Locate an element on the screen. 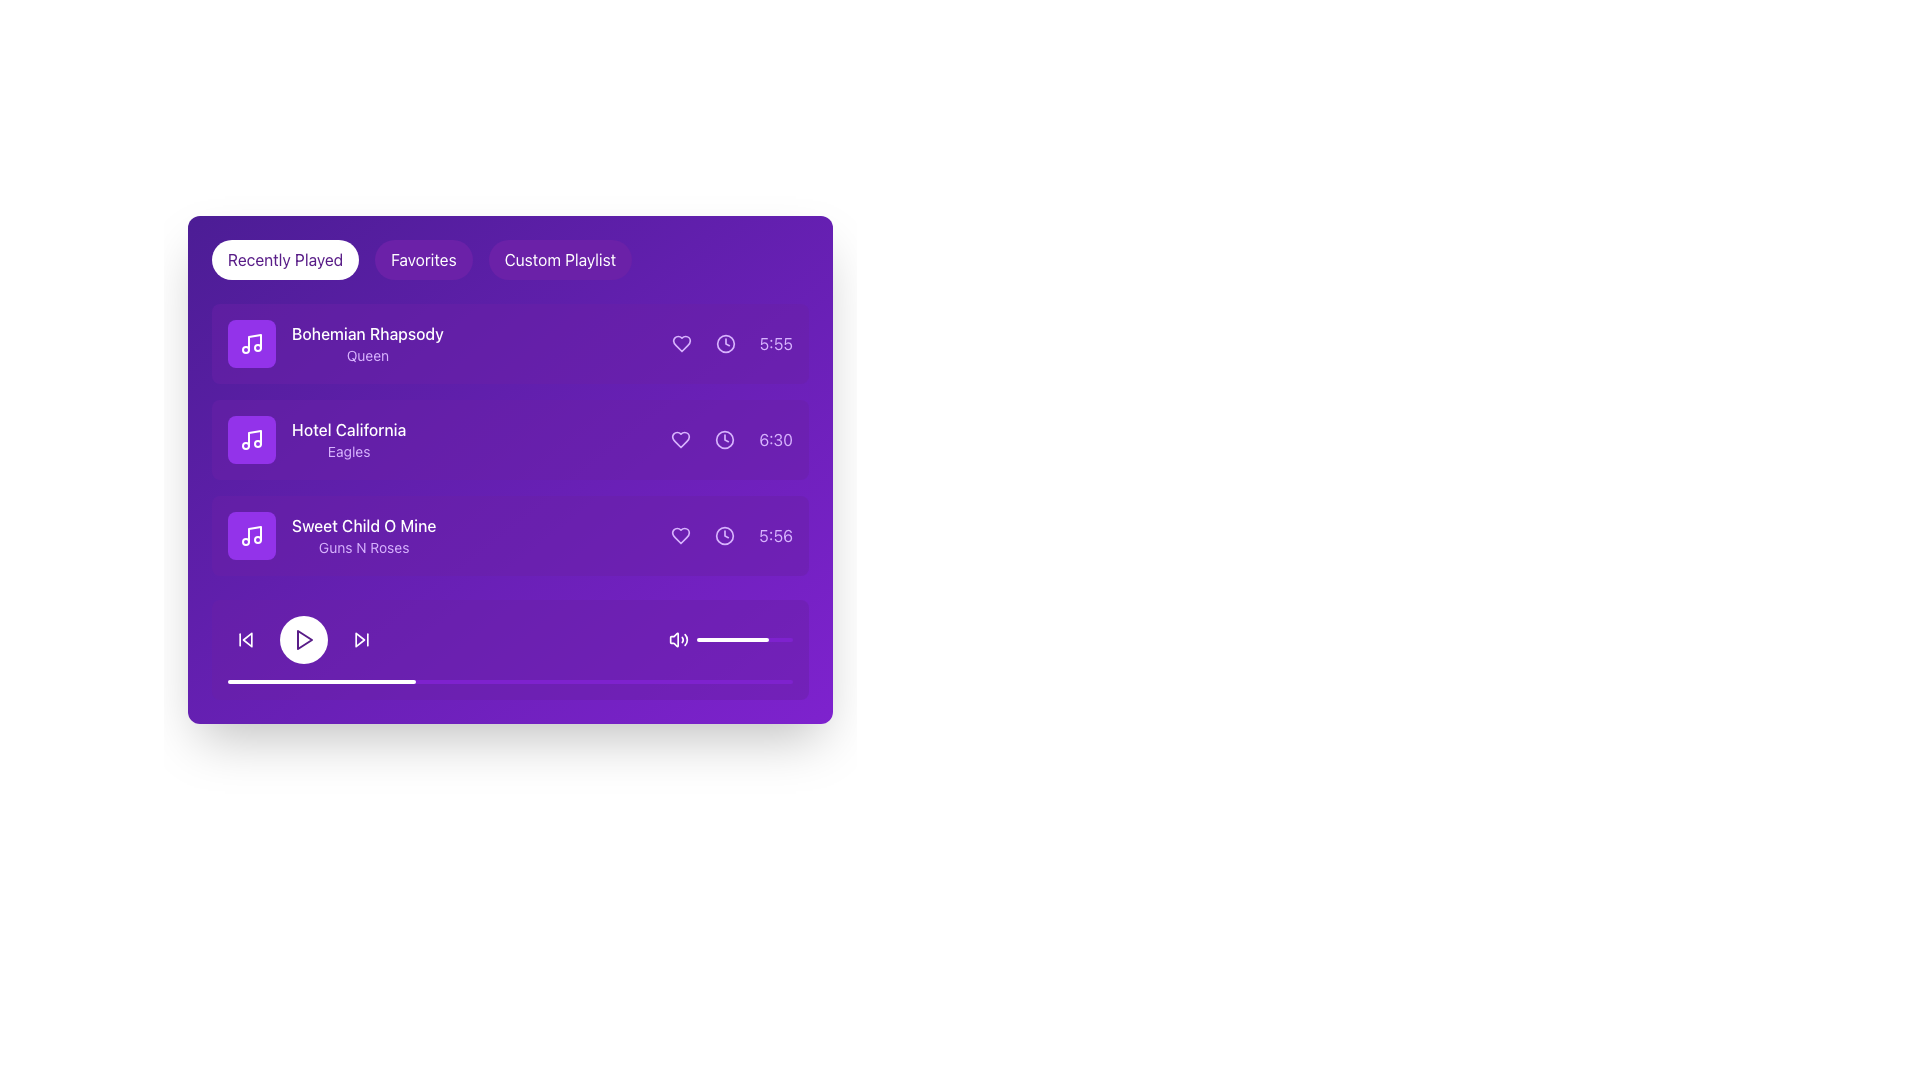 This screenshot has width=1920, height=1080. the volume level is located at coordinates (730, 640).